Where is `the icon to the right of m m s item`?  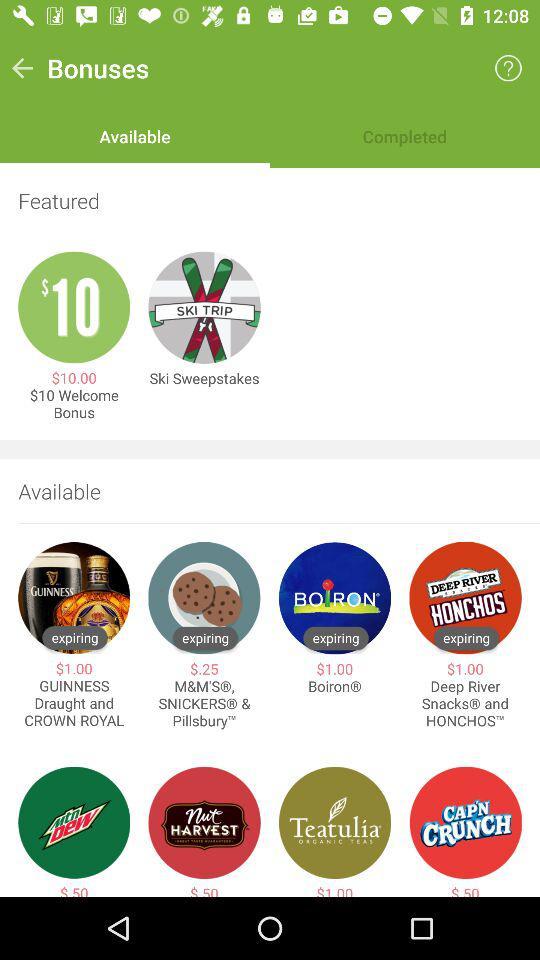 the icon to the right of m m s item is located at coordinates (335, 686).